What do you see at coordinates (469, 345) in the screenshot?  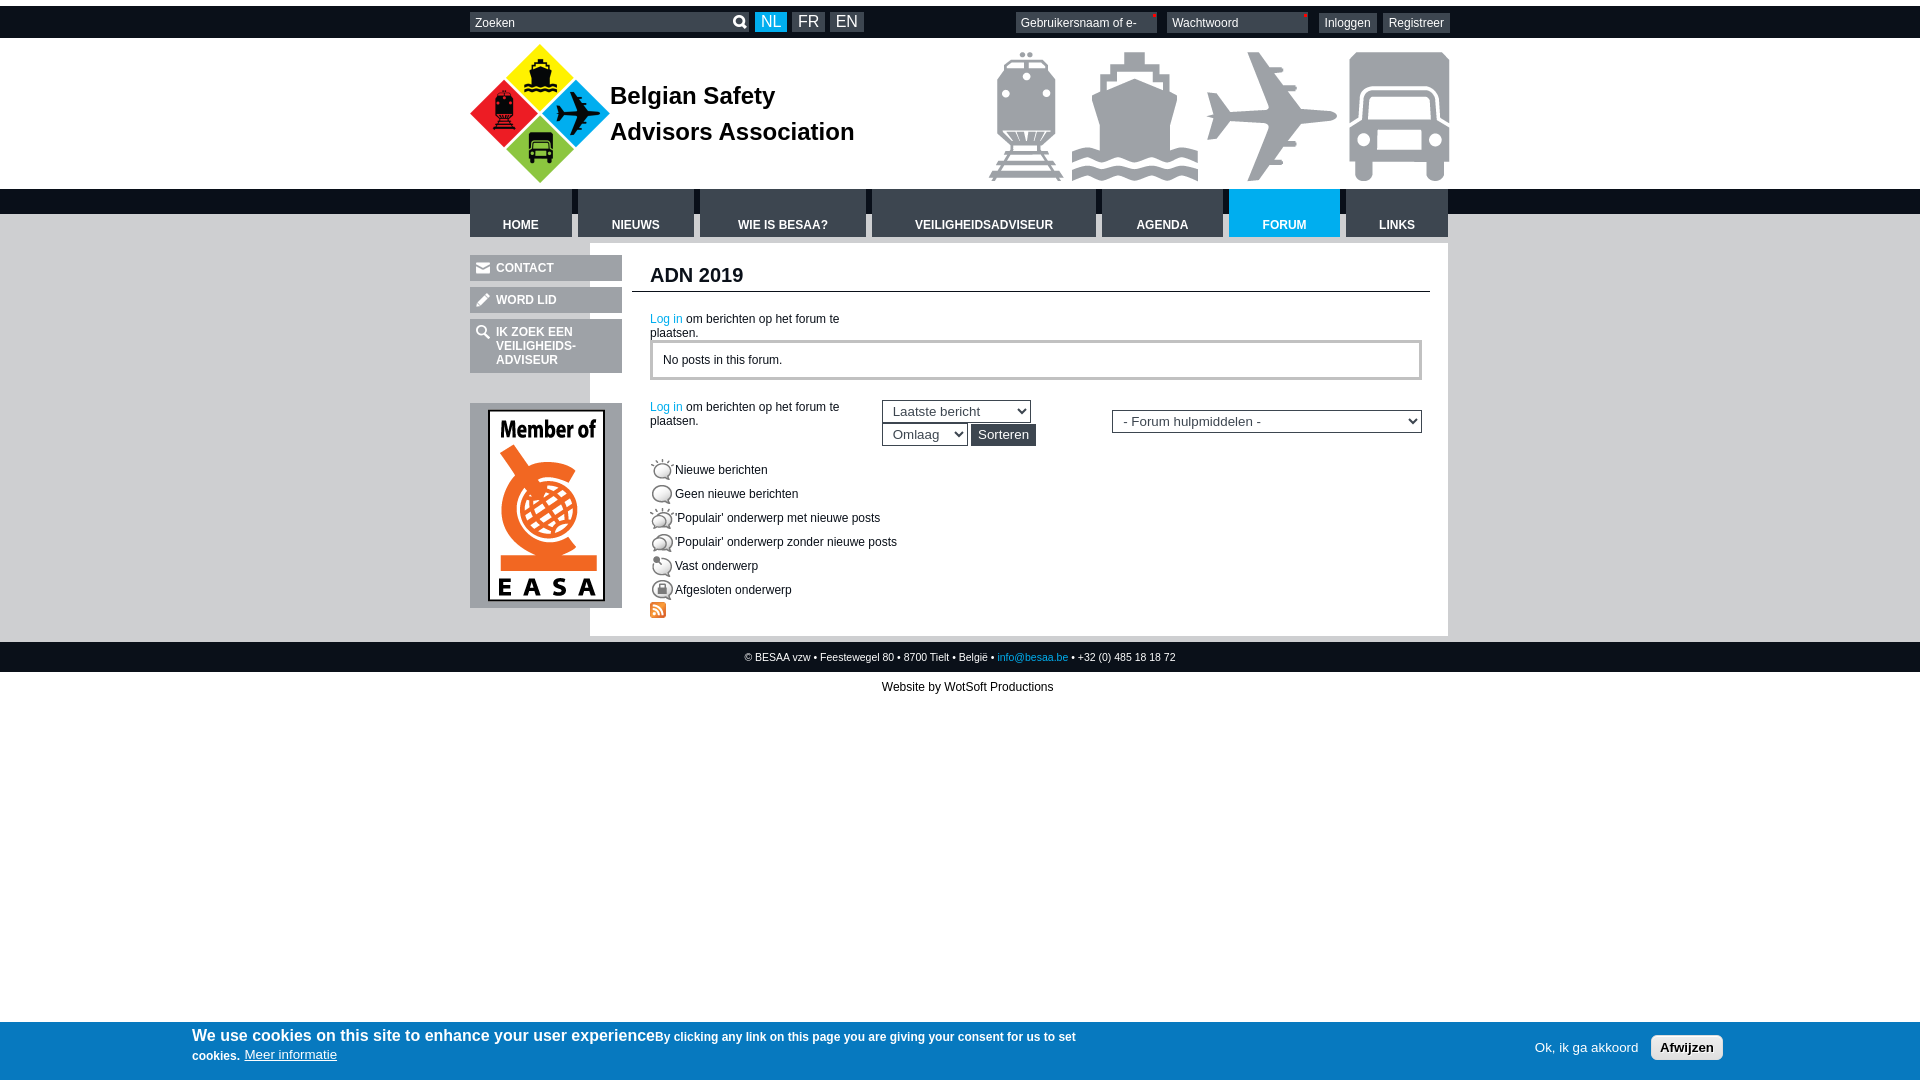 I see `'IK ZOEK EEN VEILIGHEIDS-ADVISEUR'` at bounding box center [469, 345].